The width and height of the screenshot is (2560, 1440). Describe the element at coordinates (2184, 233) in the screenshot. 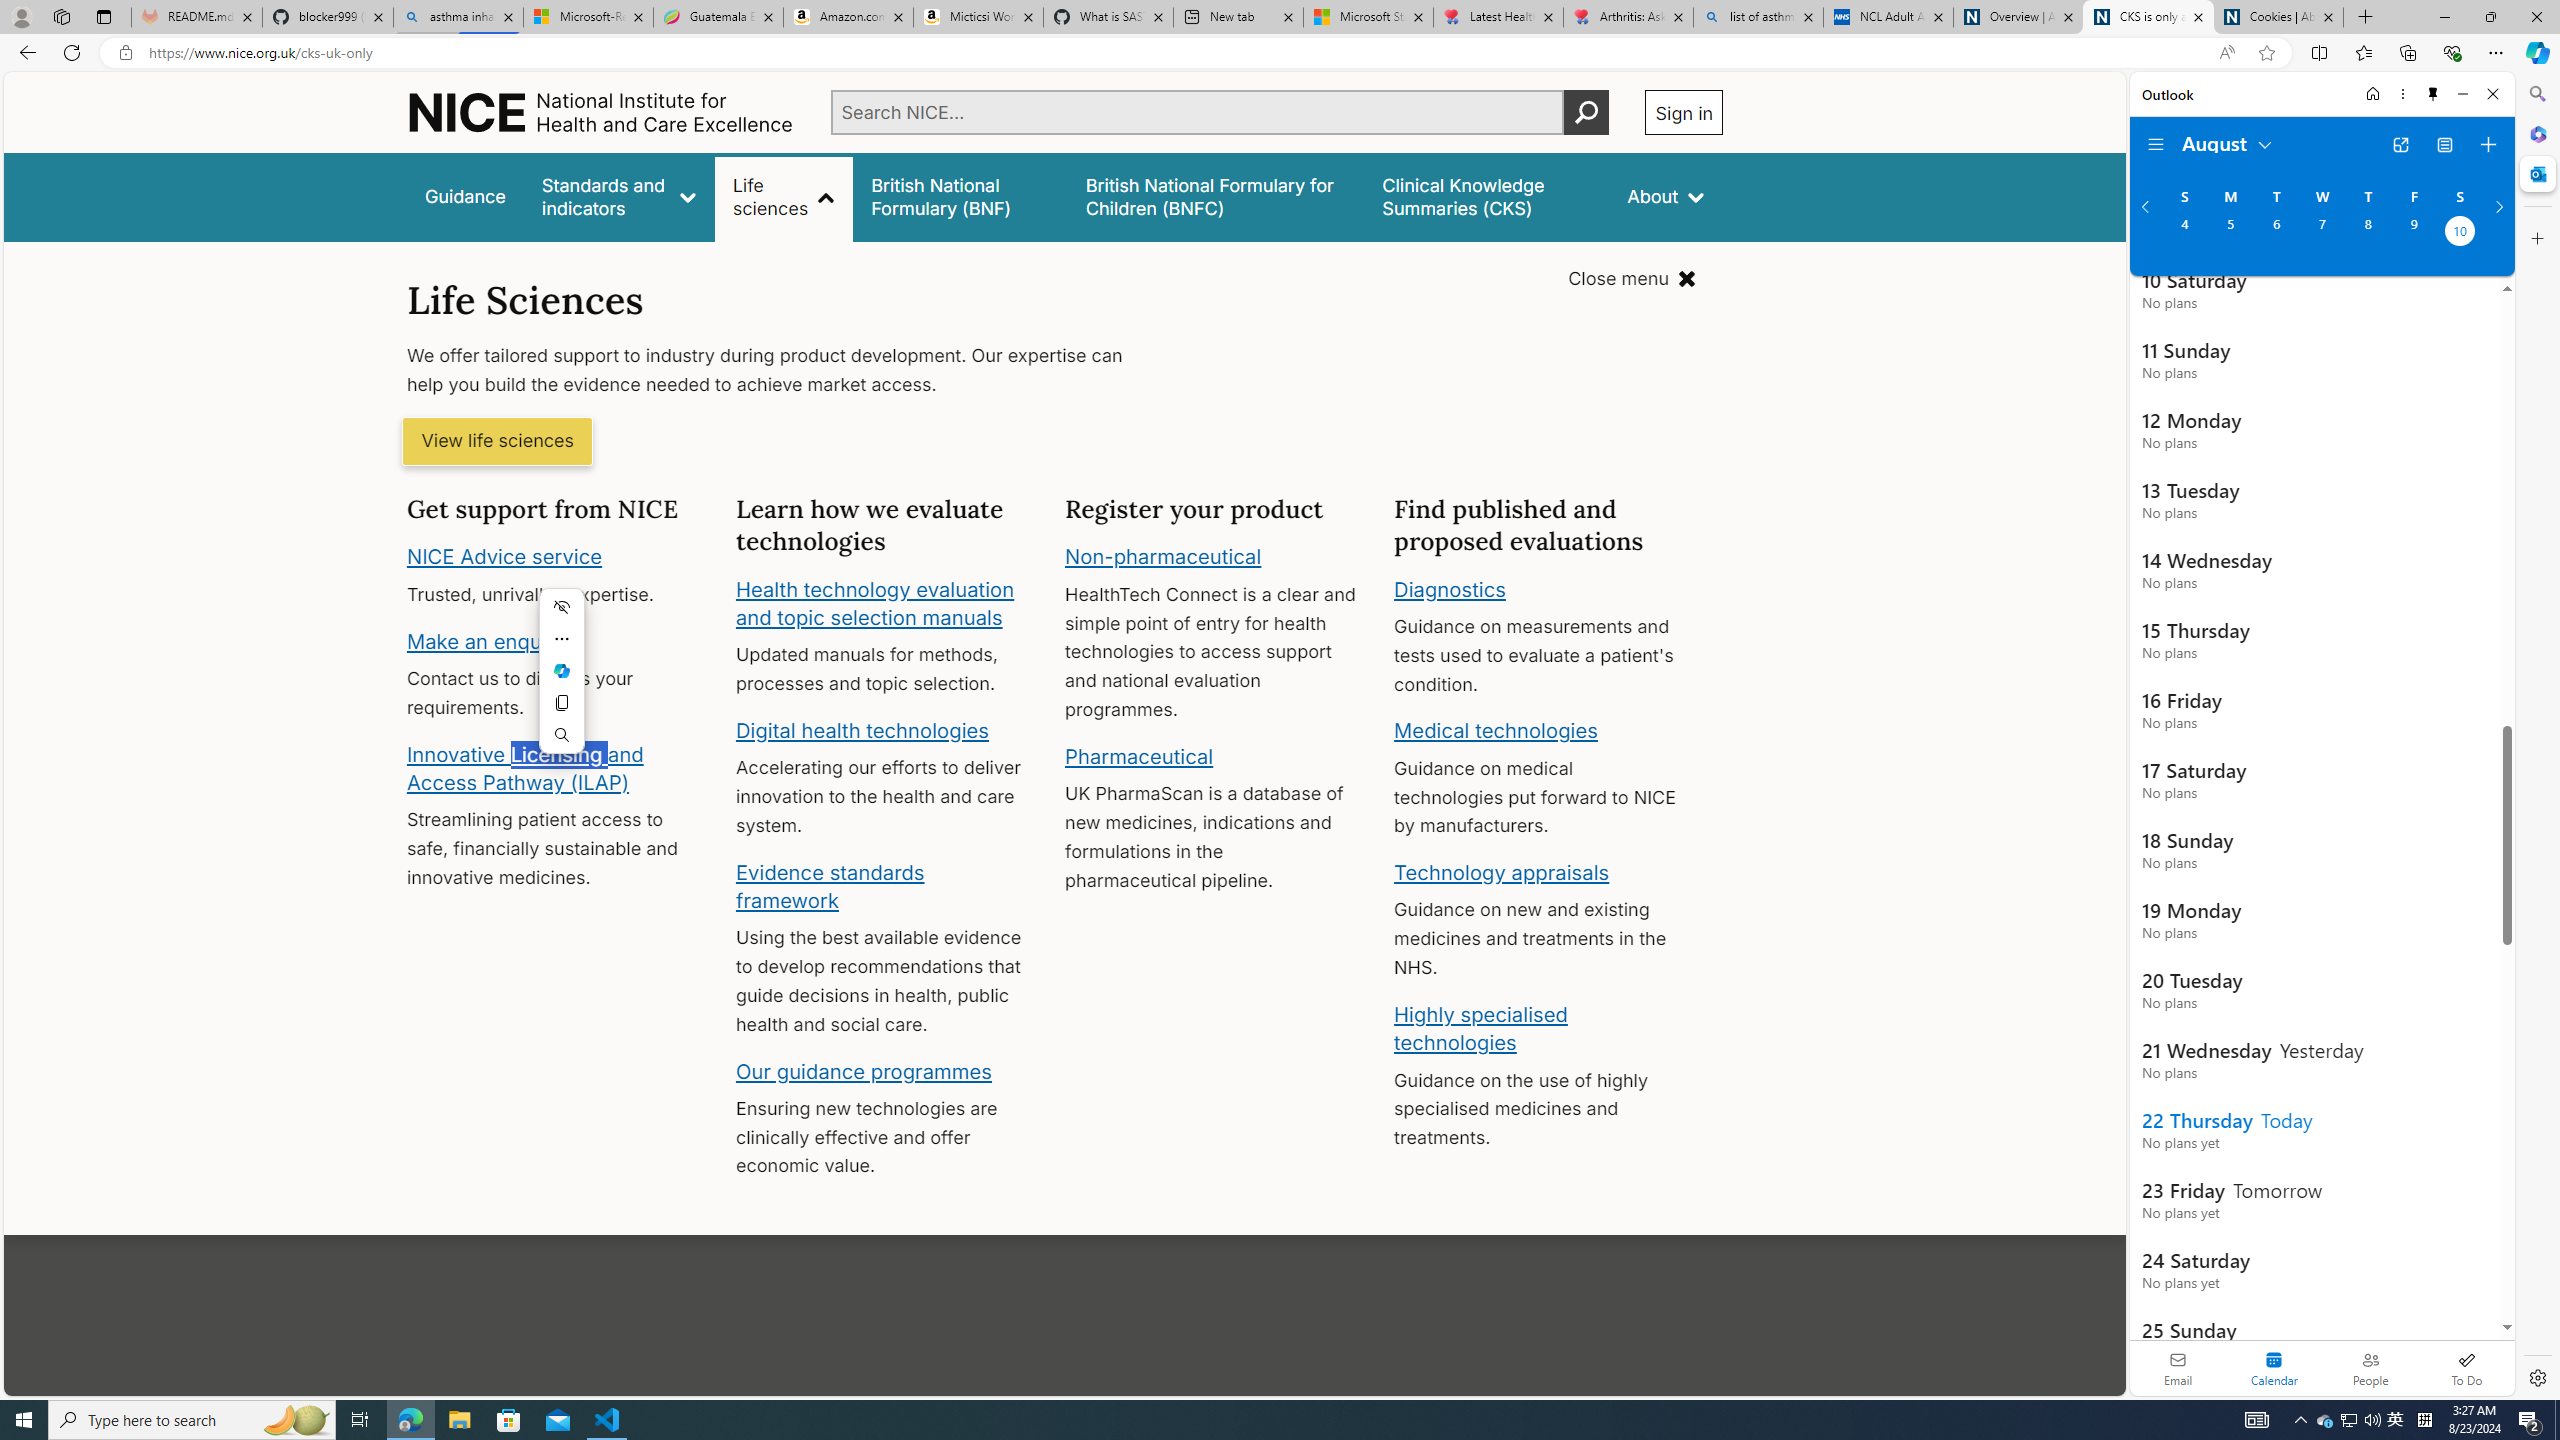

I see `'Sunday, August 4, 2024. '` at that location.